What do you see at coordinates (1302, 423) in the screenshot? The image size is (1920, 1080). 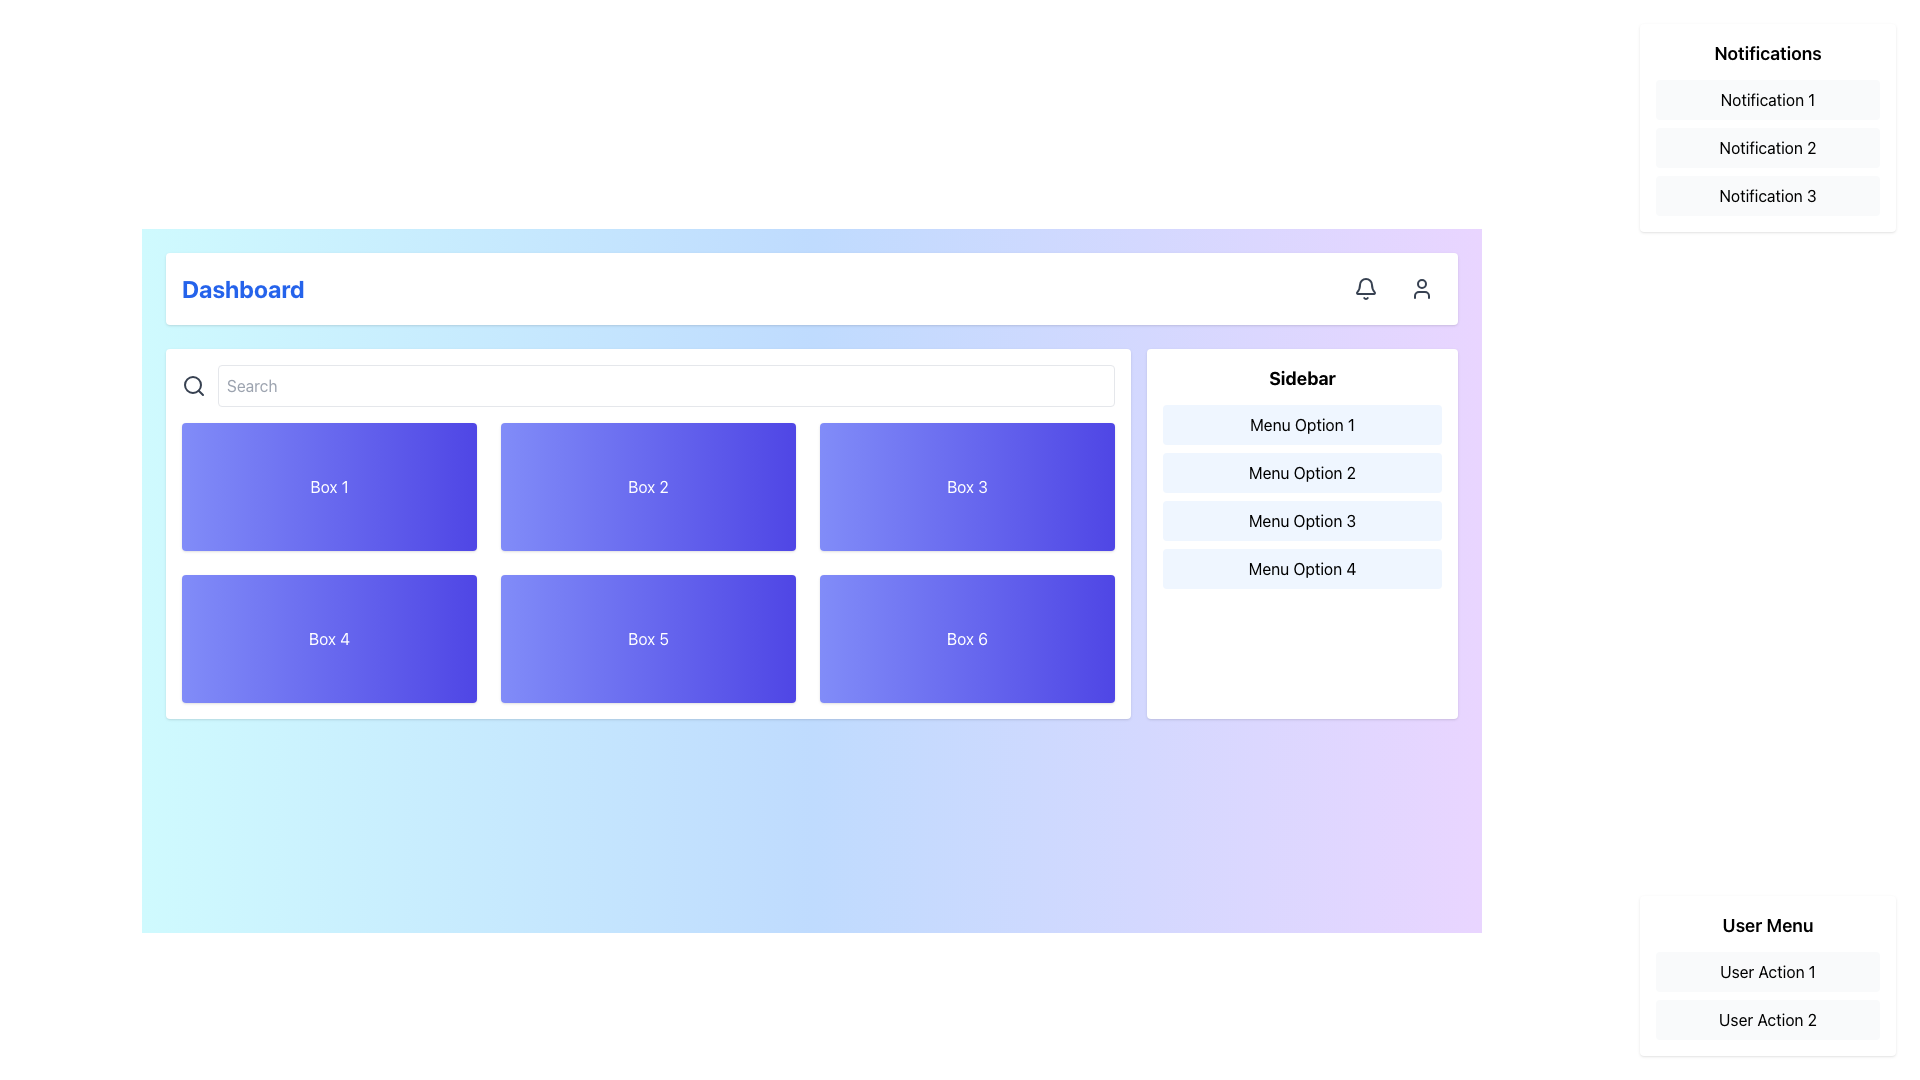 I see `the Menu Button located at the top of the sidebar list to change its background color` at bounding box center [1302, 423].